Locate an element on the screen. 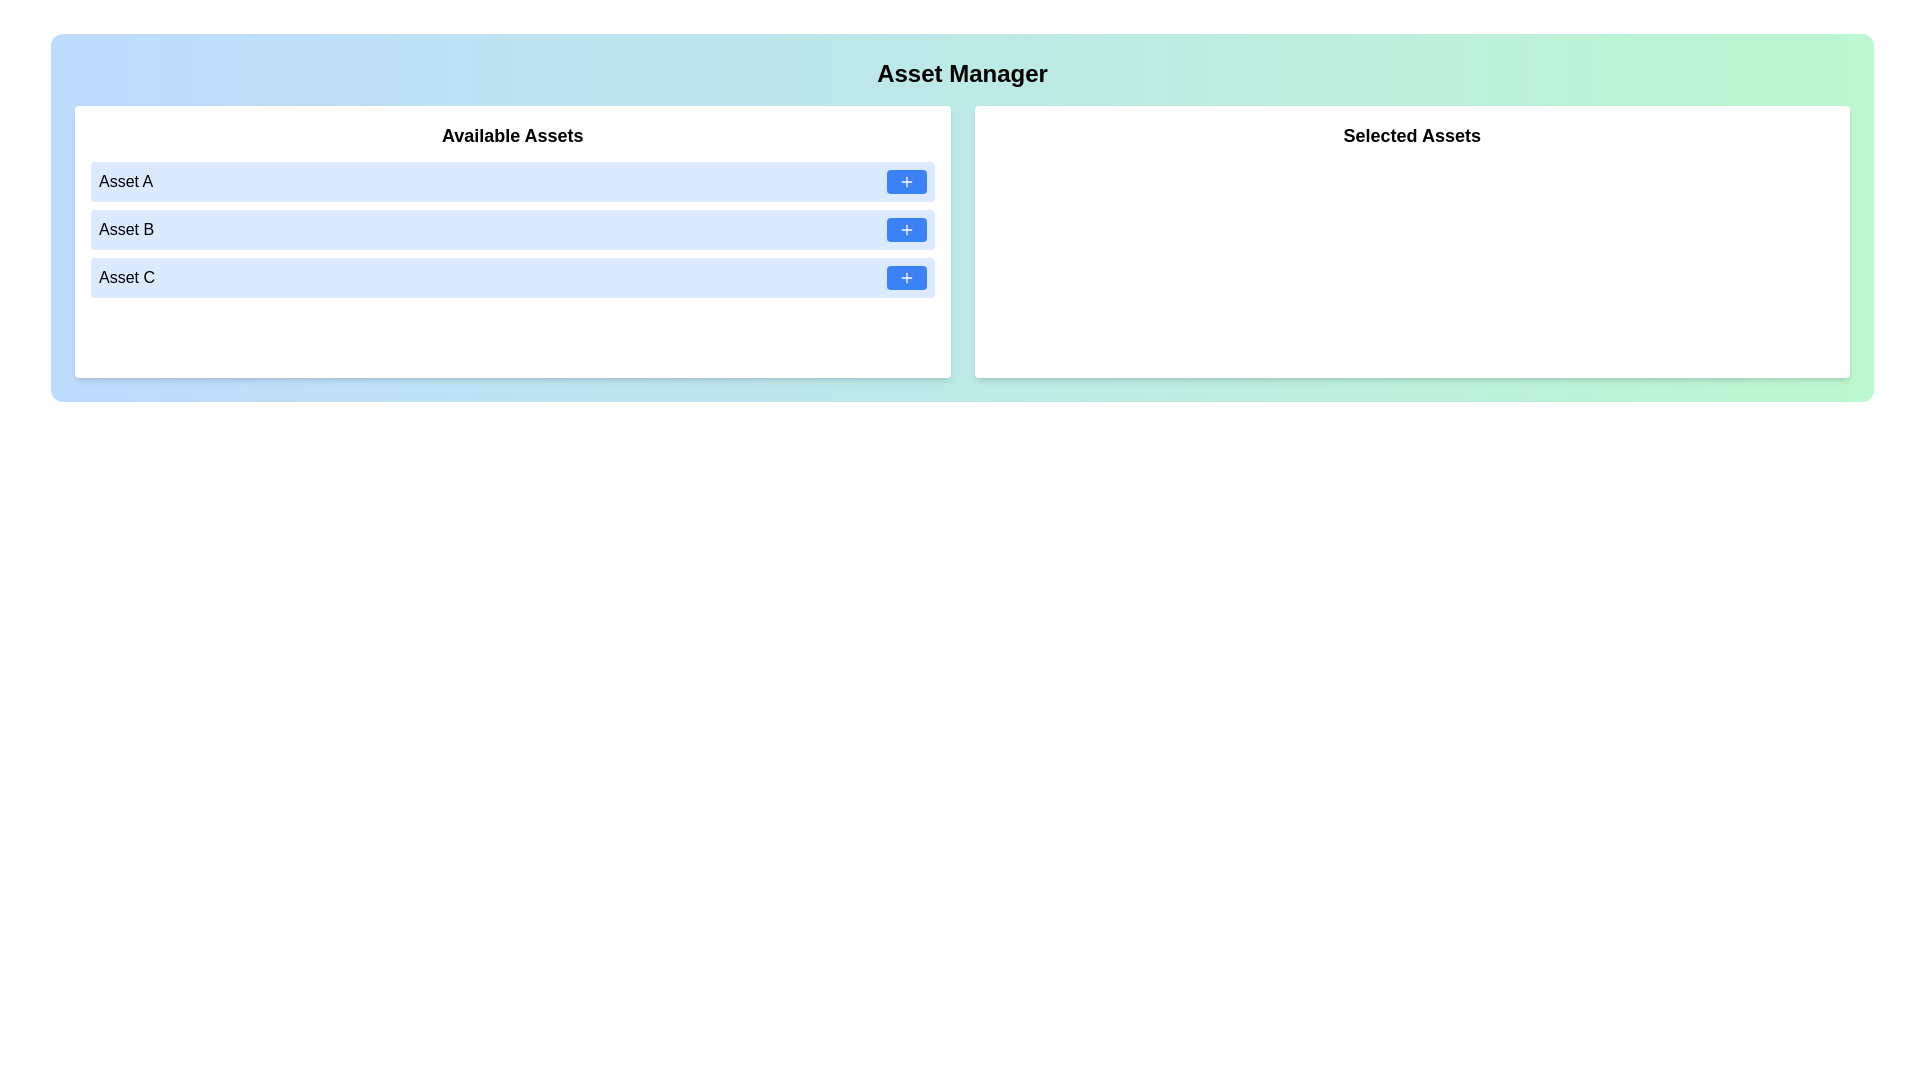 The width and height of the screenshot is (1920, 1080). '+' button for the asset labeled 'Asset A' in the 'Available Assets' section is located at coordinates (905, 181).